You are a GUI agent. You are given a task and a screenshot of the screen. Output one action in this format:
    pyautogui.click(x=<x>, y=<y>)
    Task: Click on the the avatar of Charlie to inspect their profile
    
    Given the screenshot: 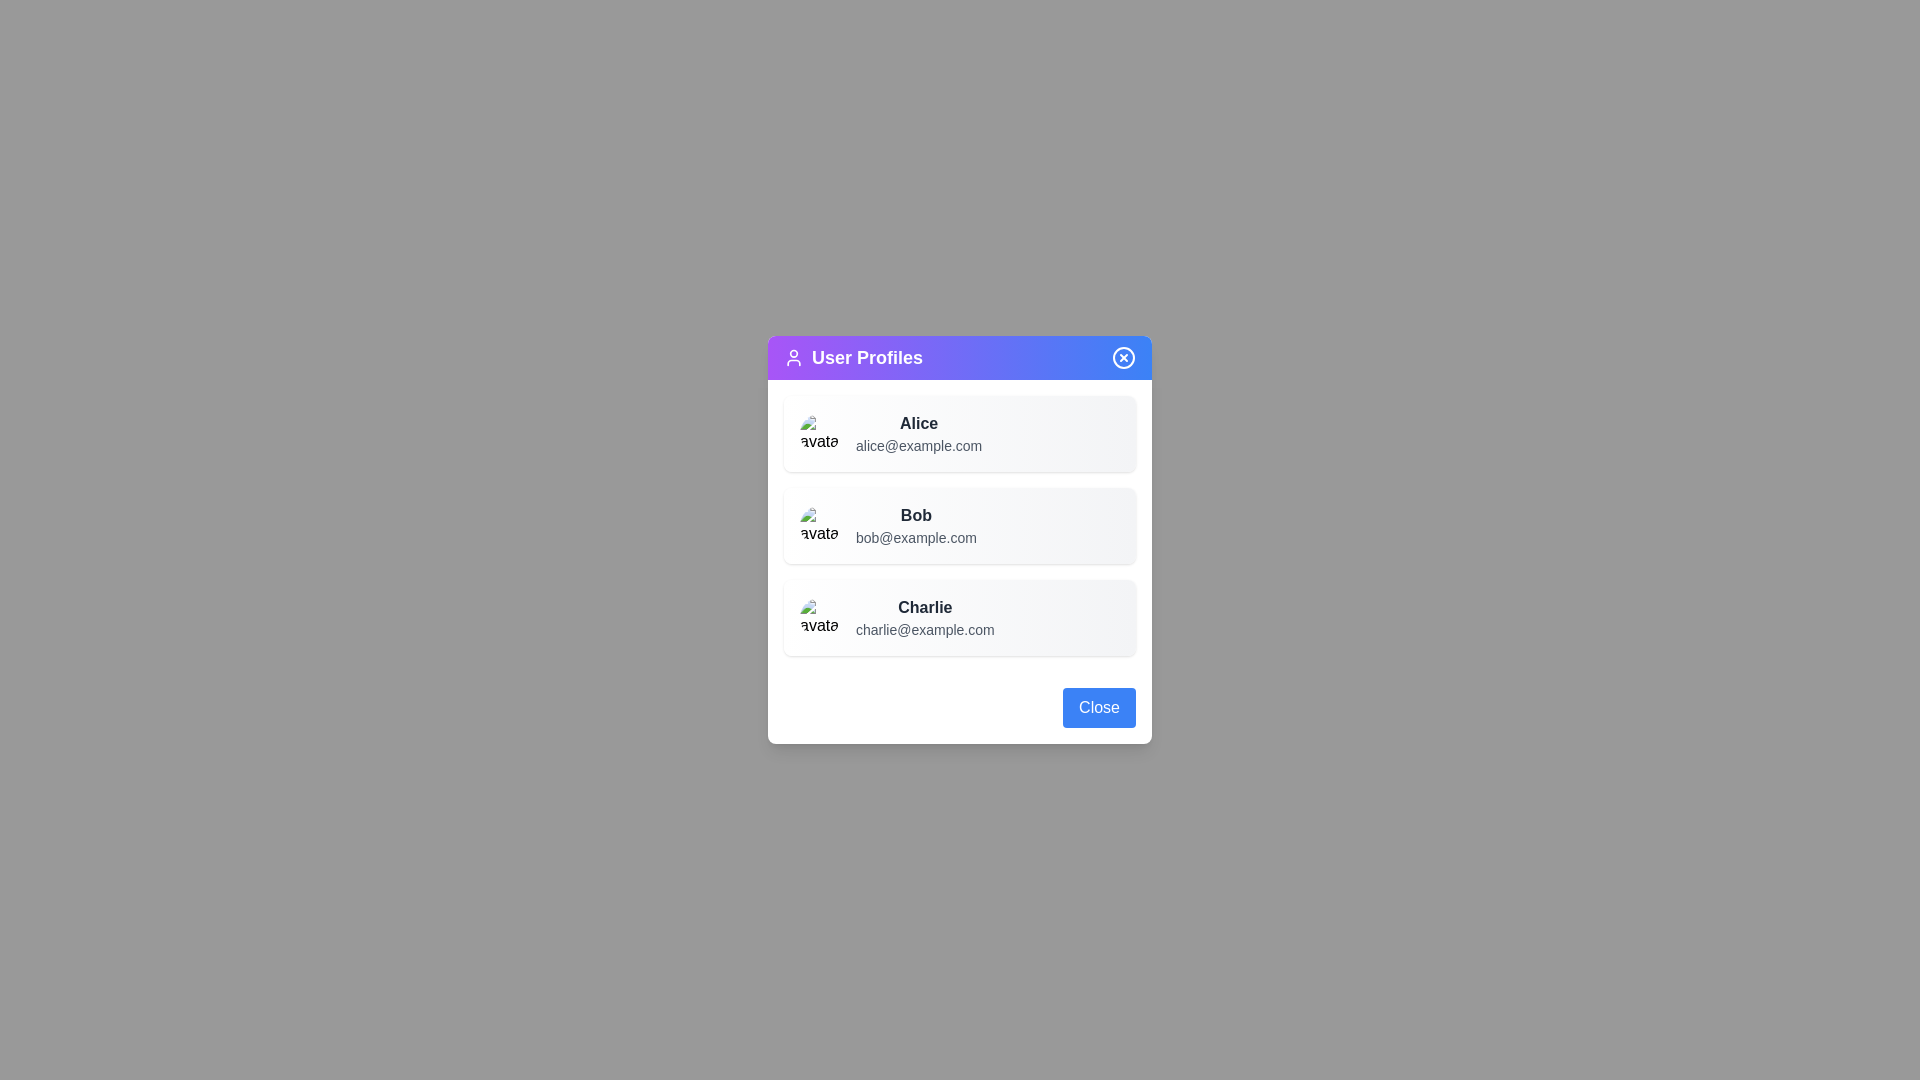 What is the action you would take?
    pyautogui.click(x=820, y=616)
    